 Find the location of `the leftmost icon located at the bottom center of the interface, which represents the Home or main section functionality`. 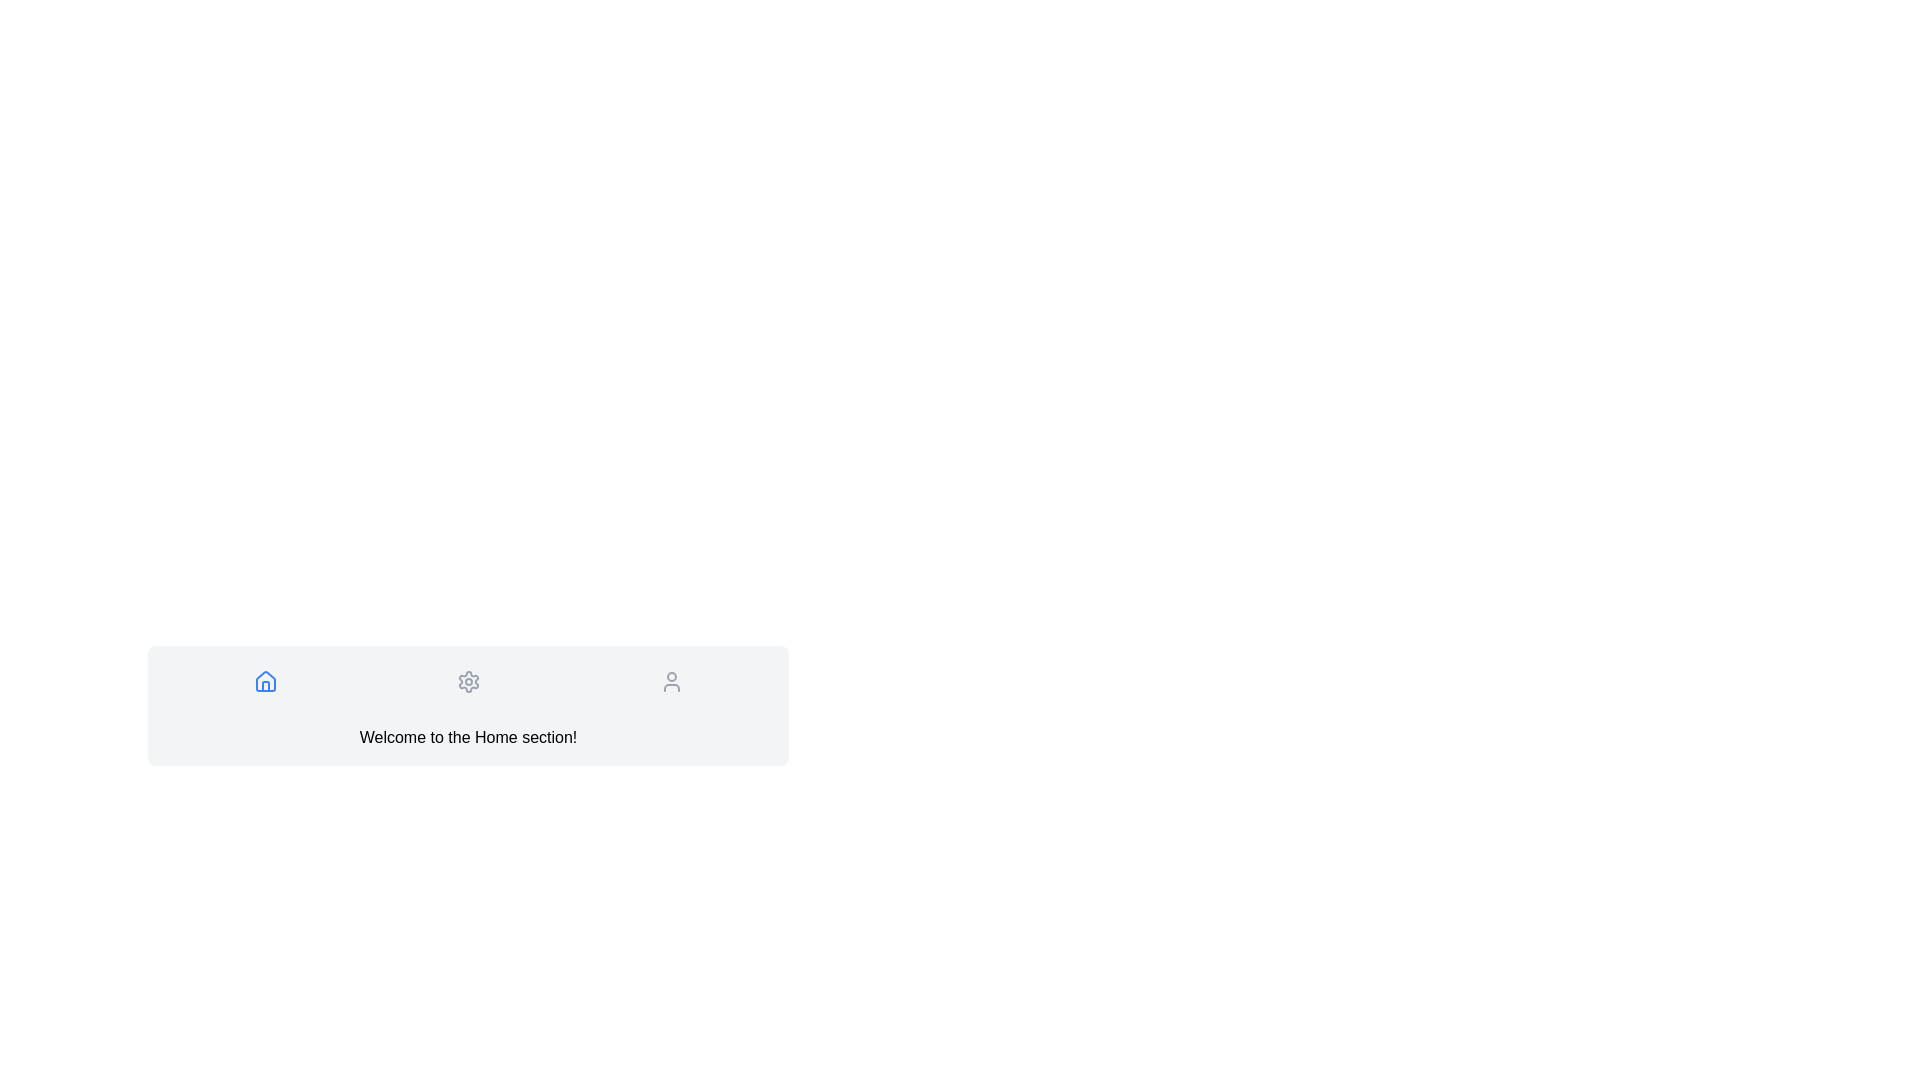

the leftmost icon located at the bottom center of the interface, which represents the Home or main section functionality is located at coordinates (264, 685).